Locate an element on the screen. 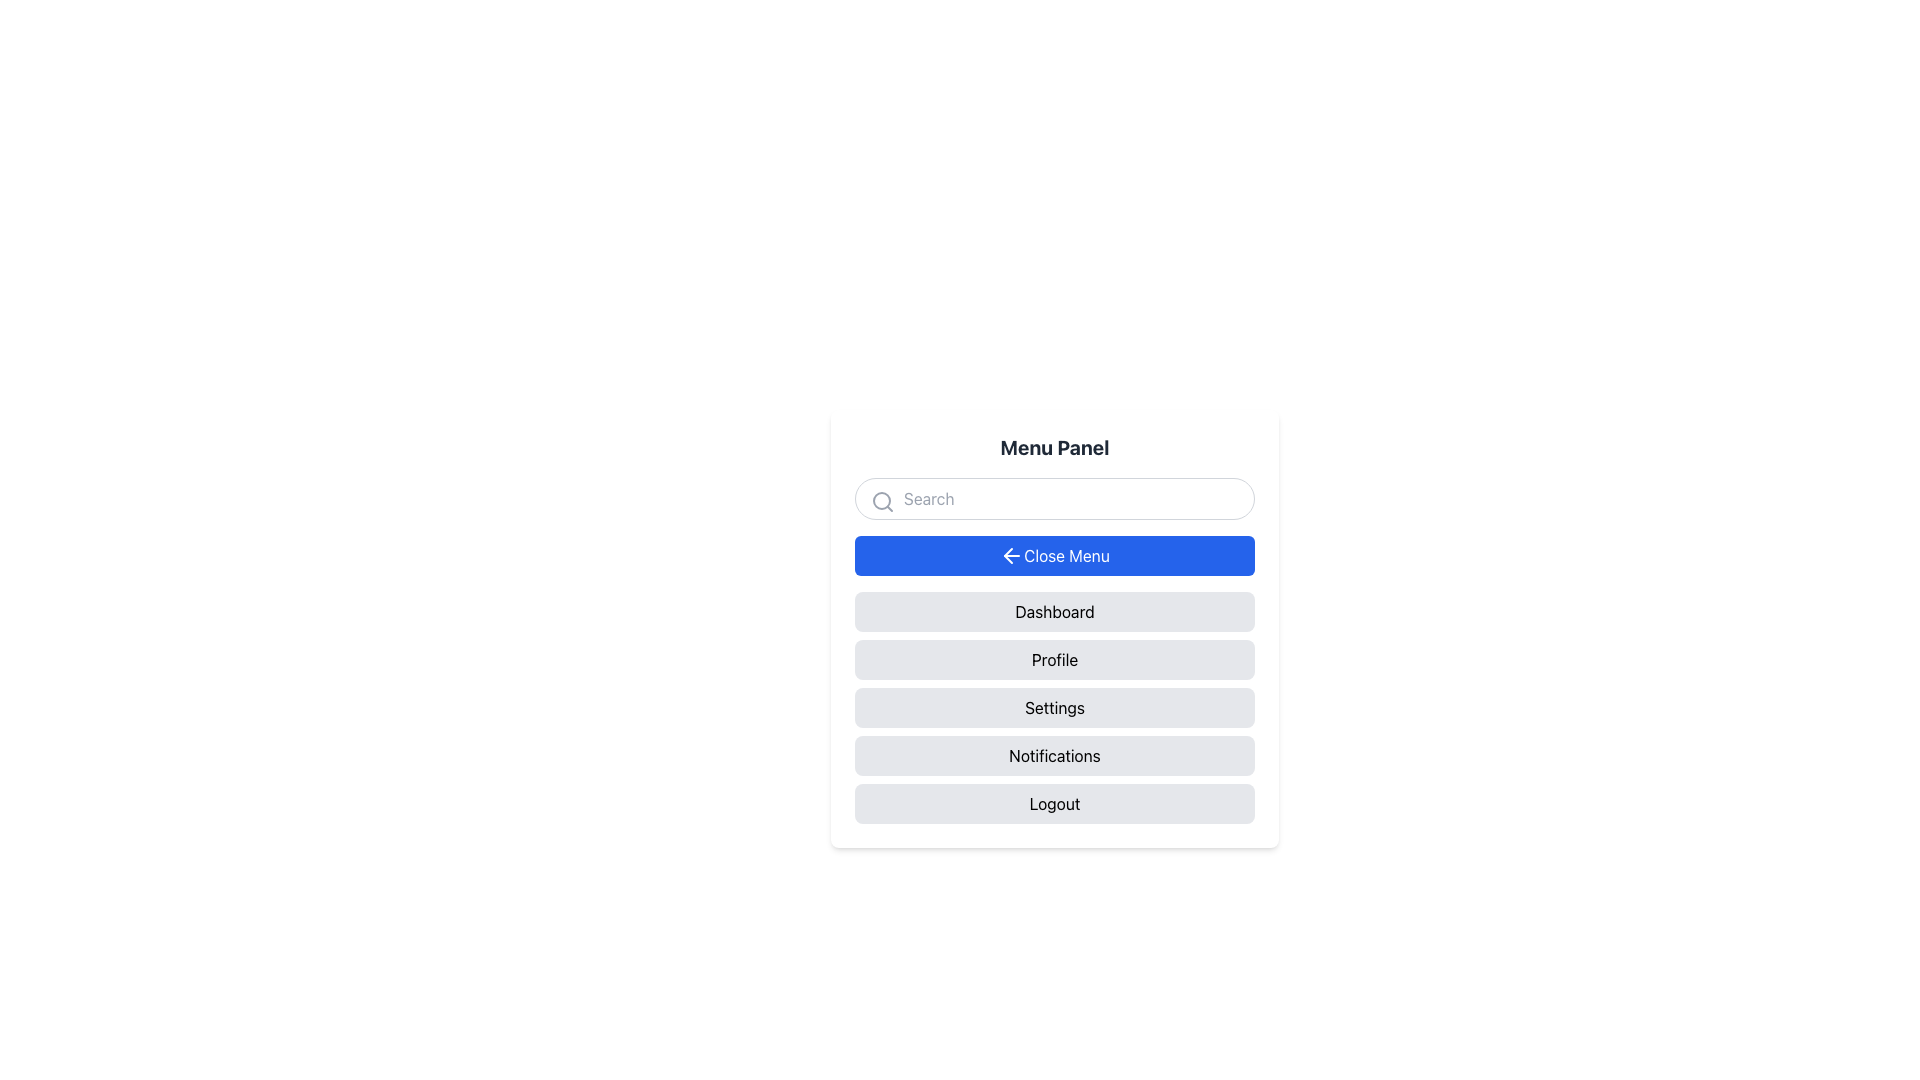 This screenshot has width=1920, height=1080. the 'Notifications' button located in the vertical navigation menu, which is the fourth item from the top is located at coordinates (1054, 756).